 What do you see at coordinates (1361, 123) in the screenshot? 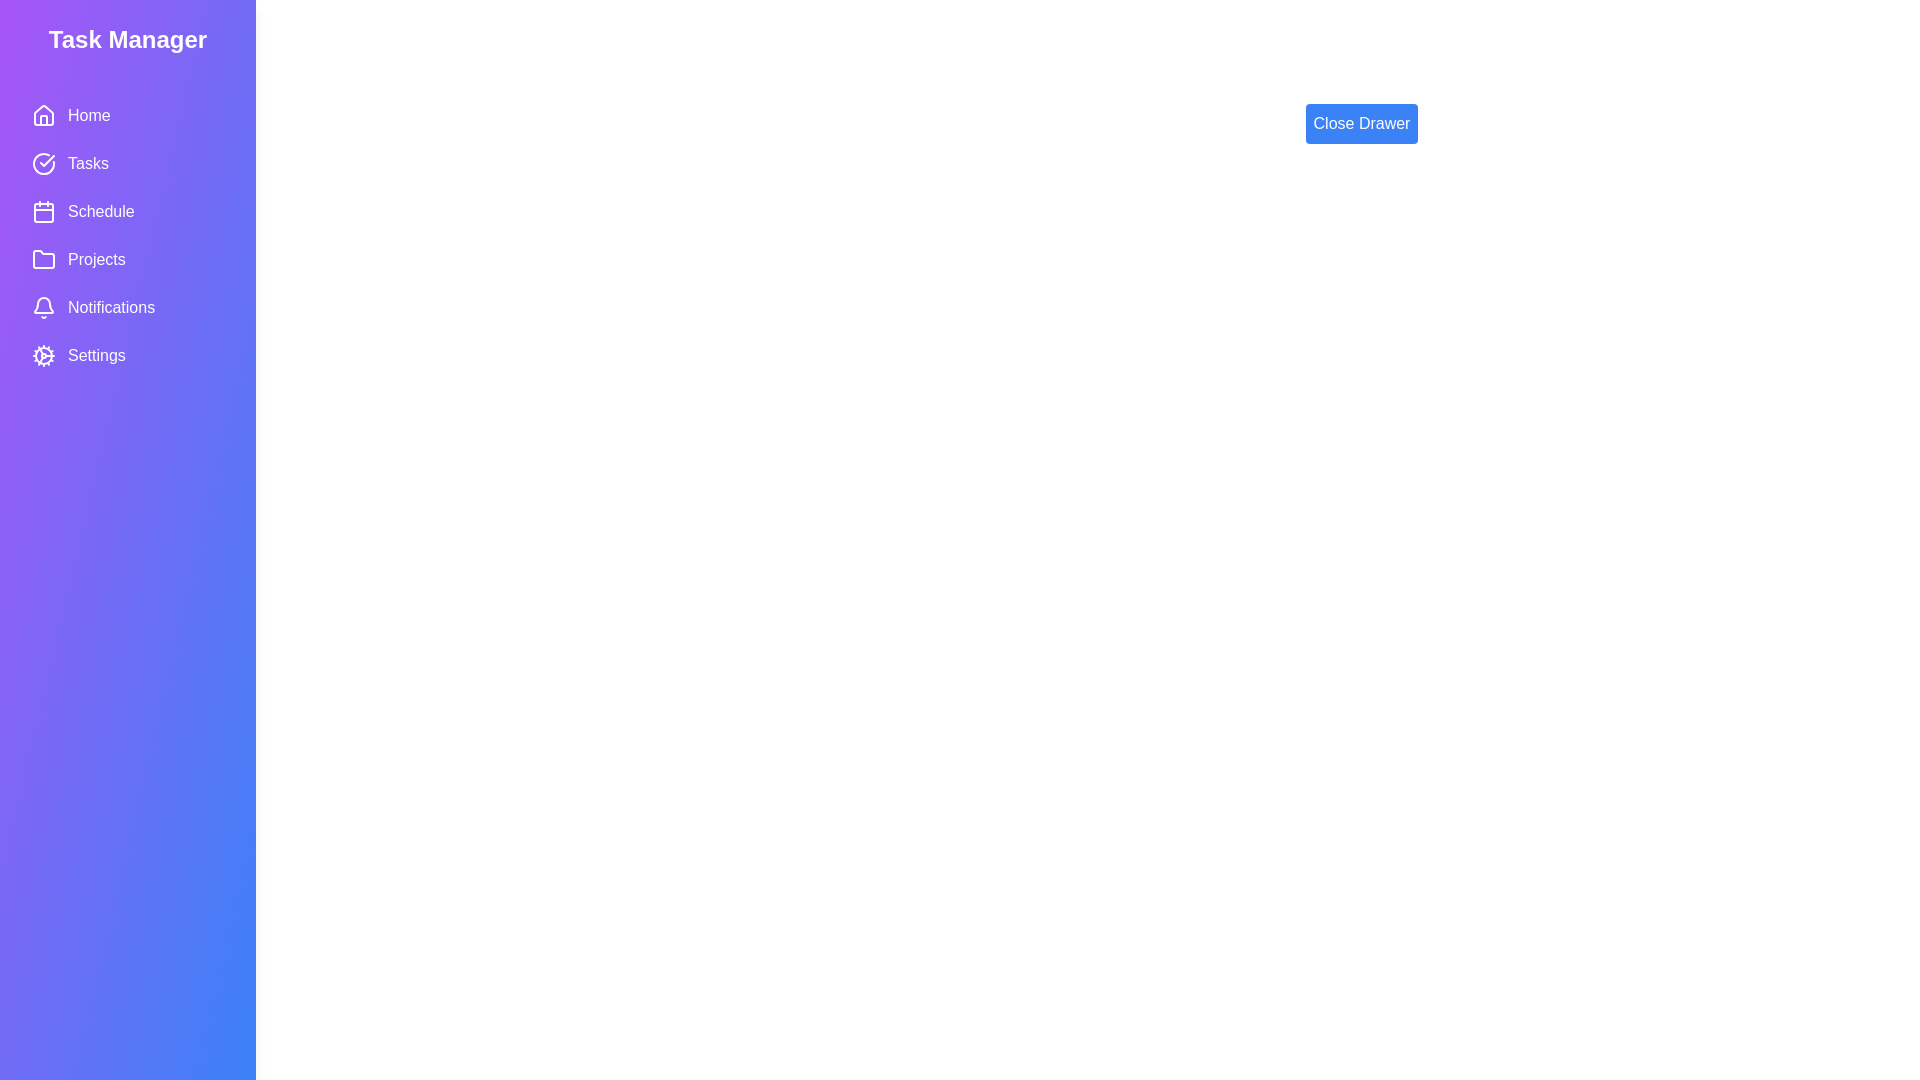
I see `the 'Close Drawer' button to toggle the visibility of the drawer` at bounding box center [1361, 123].